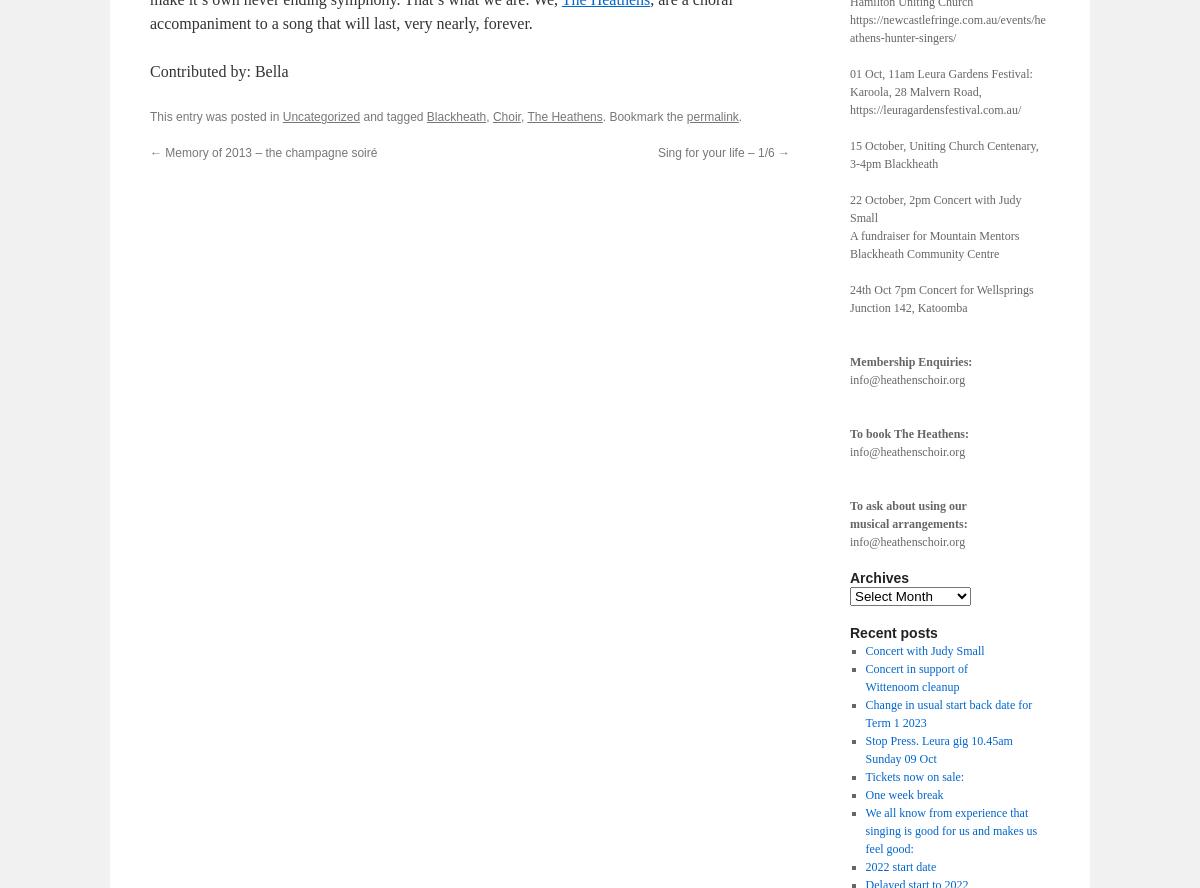 This screenshot has width=1200, height=888. Describe the element at coordinates (951, 830) in the screenshot. I see `'We all know from experience that singing is good for us and makes us feel good:'` at that location.